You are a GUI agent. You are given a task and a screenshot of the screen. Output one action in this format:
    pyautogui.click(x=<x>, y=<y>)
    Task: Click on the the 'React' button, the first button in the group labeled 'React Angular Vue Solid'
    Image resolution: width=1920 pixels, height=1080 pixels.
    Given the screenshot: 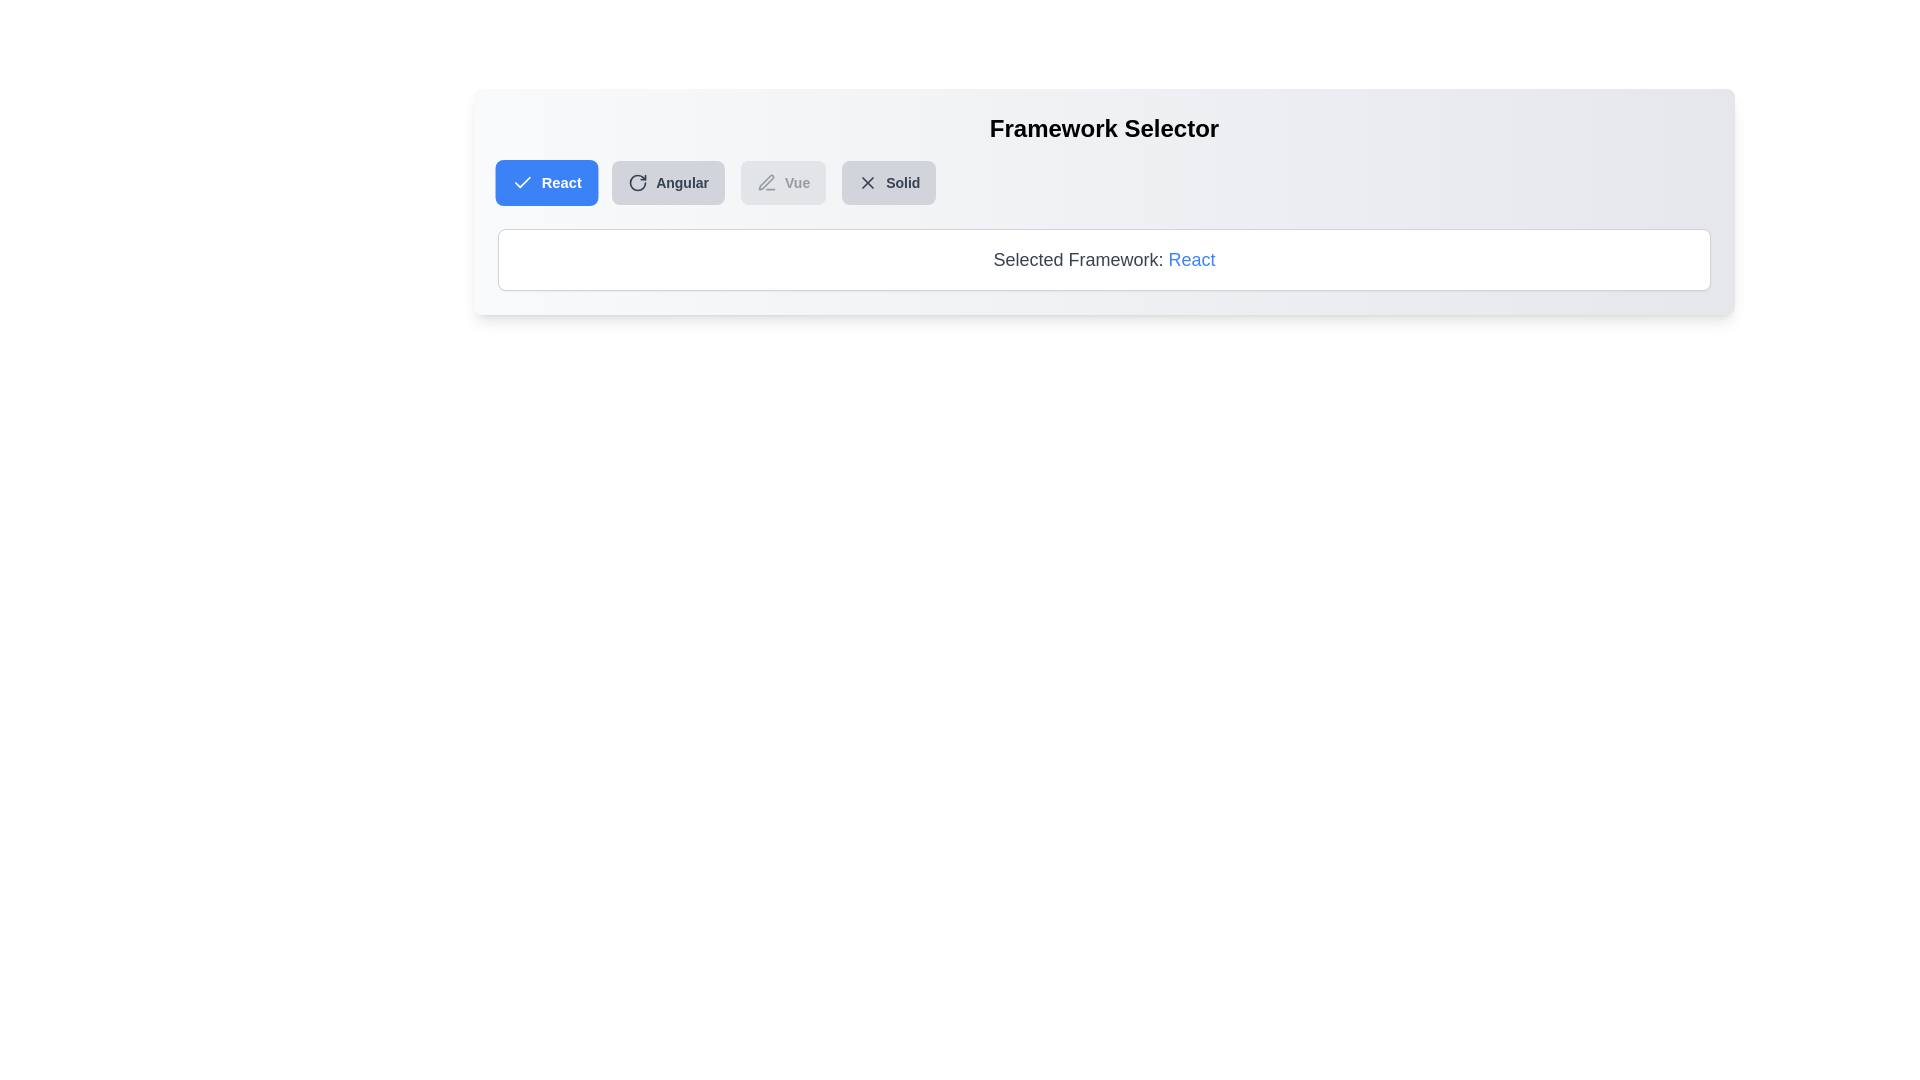 What is the action you would take?
    pyautogui.click(x=547, y=182)
    